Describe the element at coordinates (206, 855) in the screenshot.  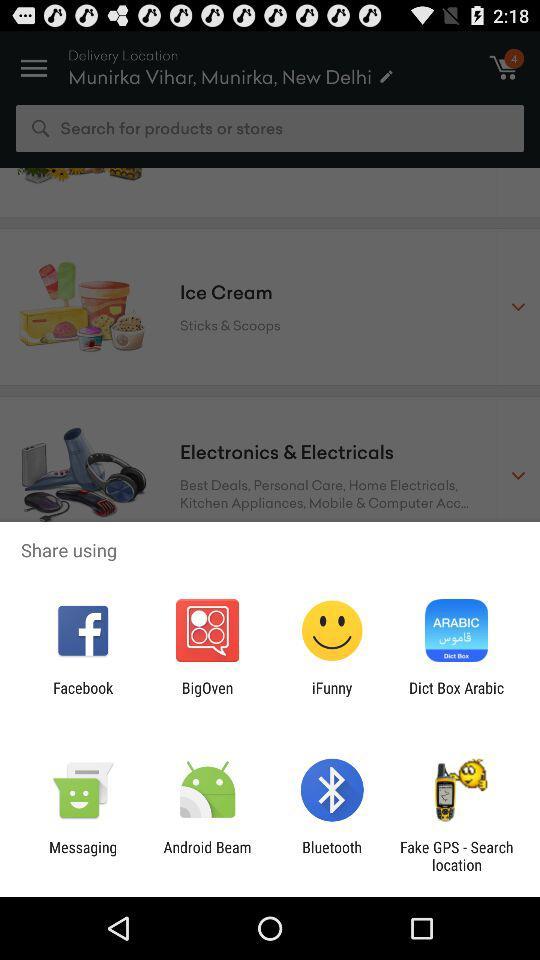
I see `the item to the right of messaging icon` at that location.